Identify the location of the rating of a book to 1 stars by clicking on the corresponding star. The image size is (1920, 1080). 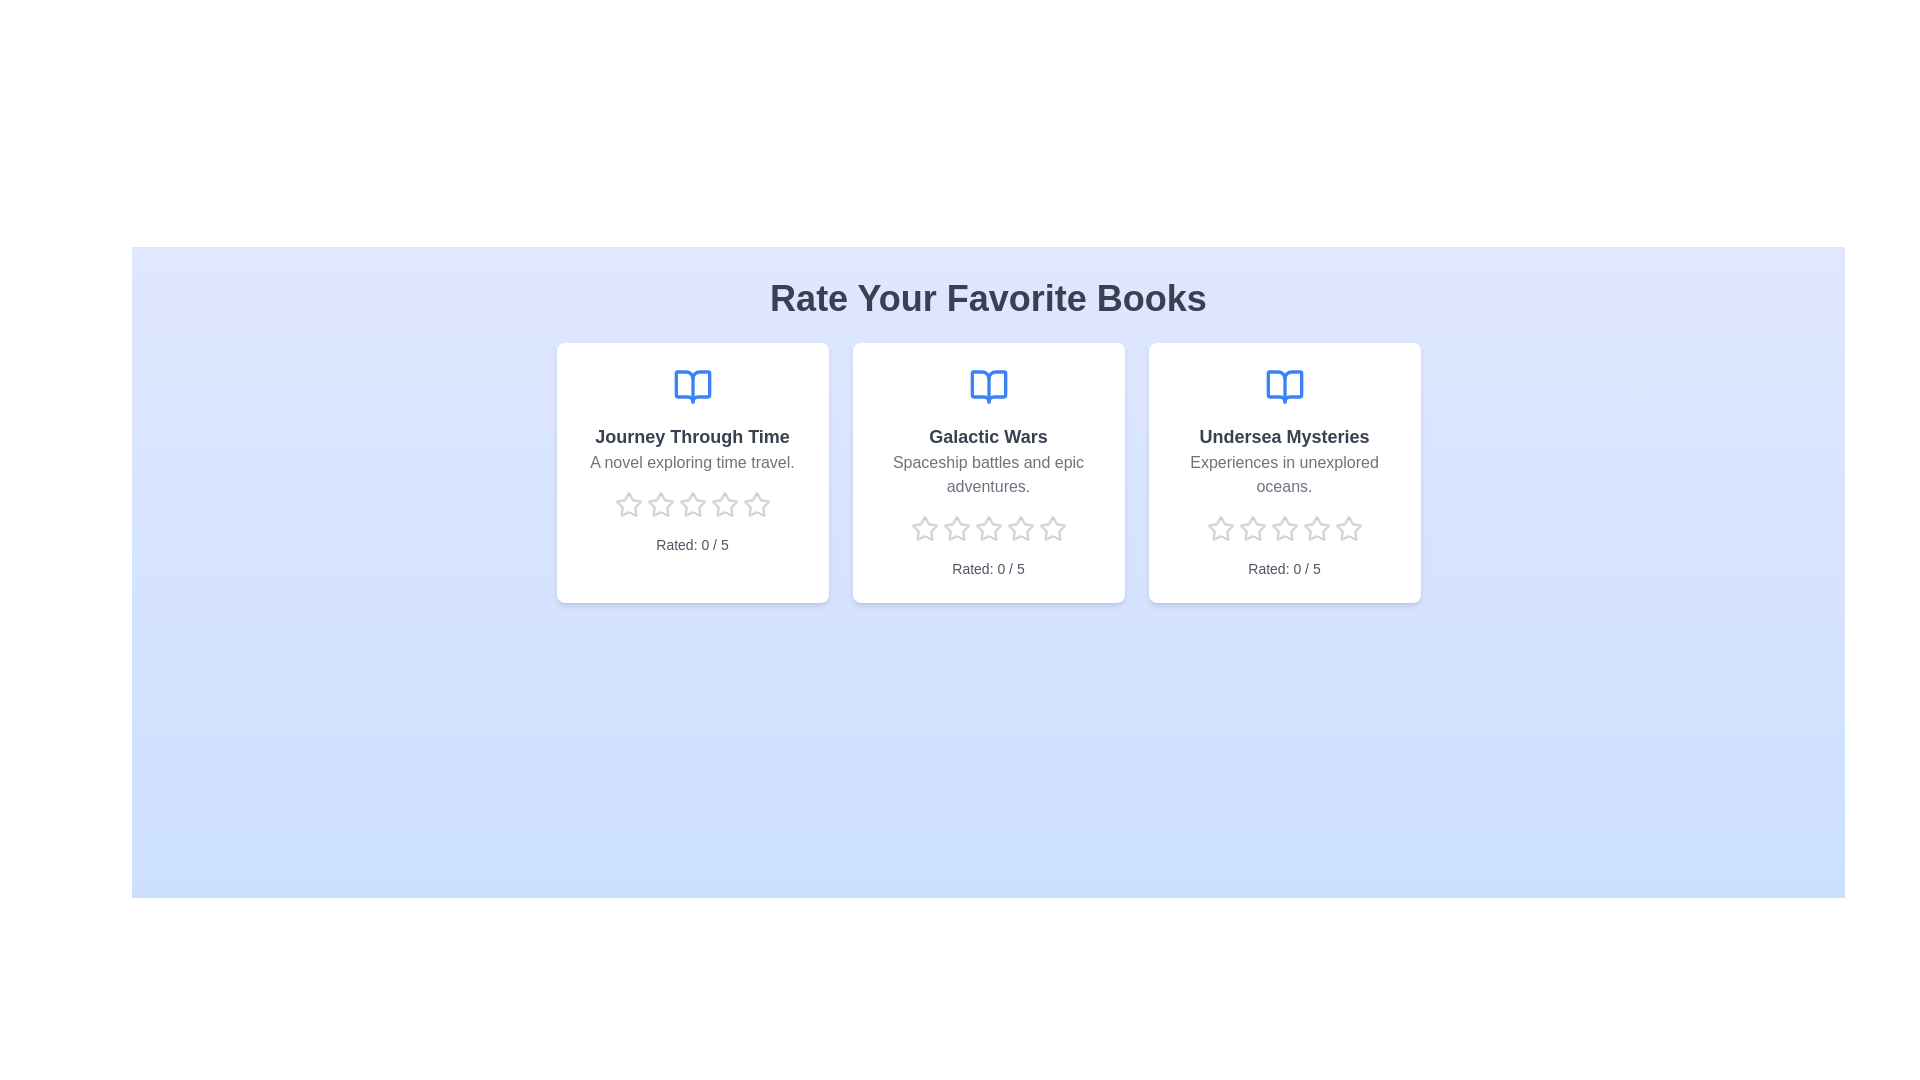
(627, 504).